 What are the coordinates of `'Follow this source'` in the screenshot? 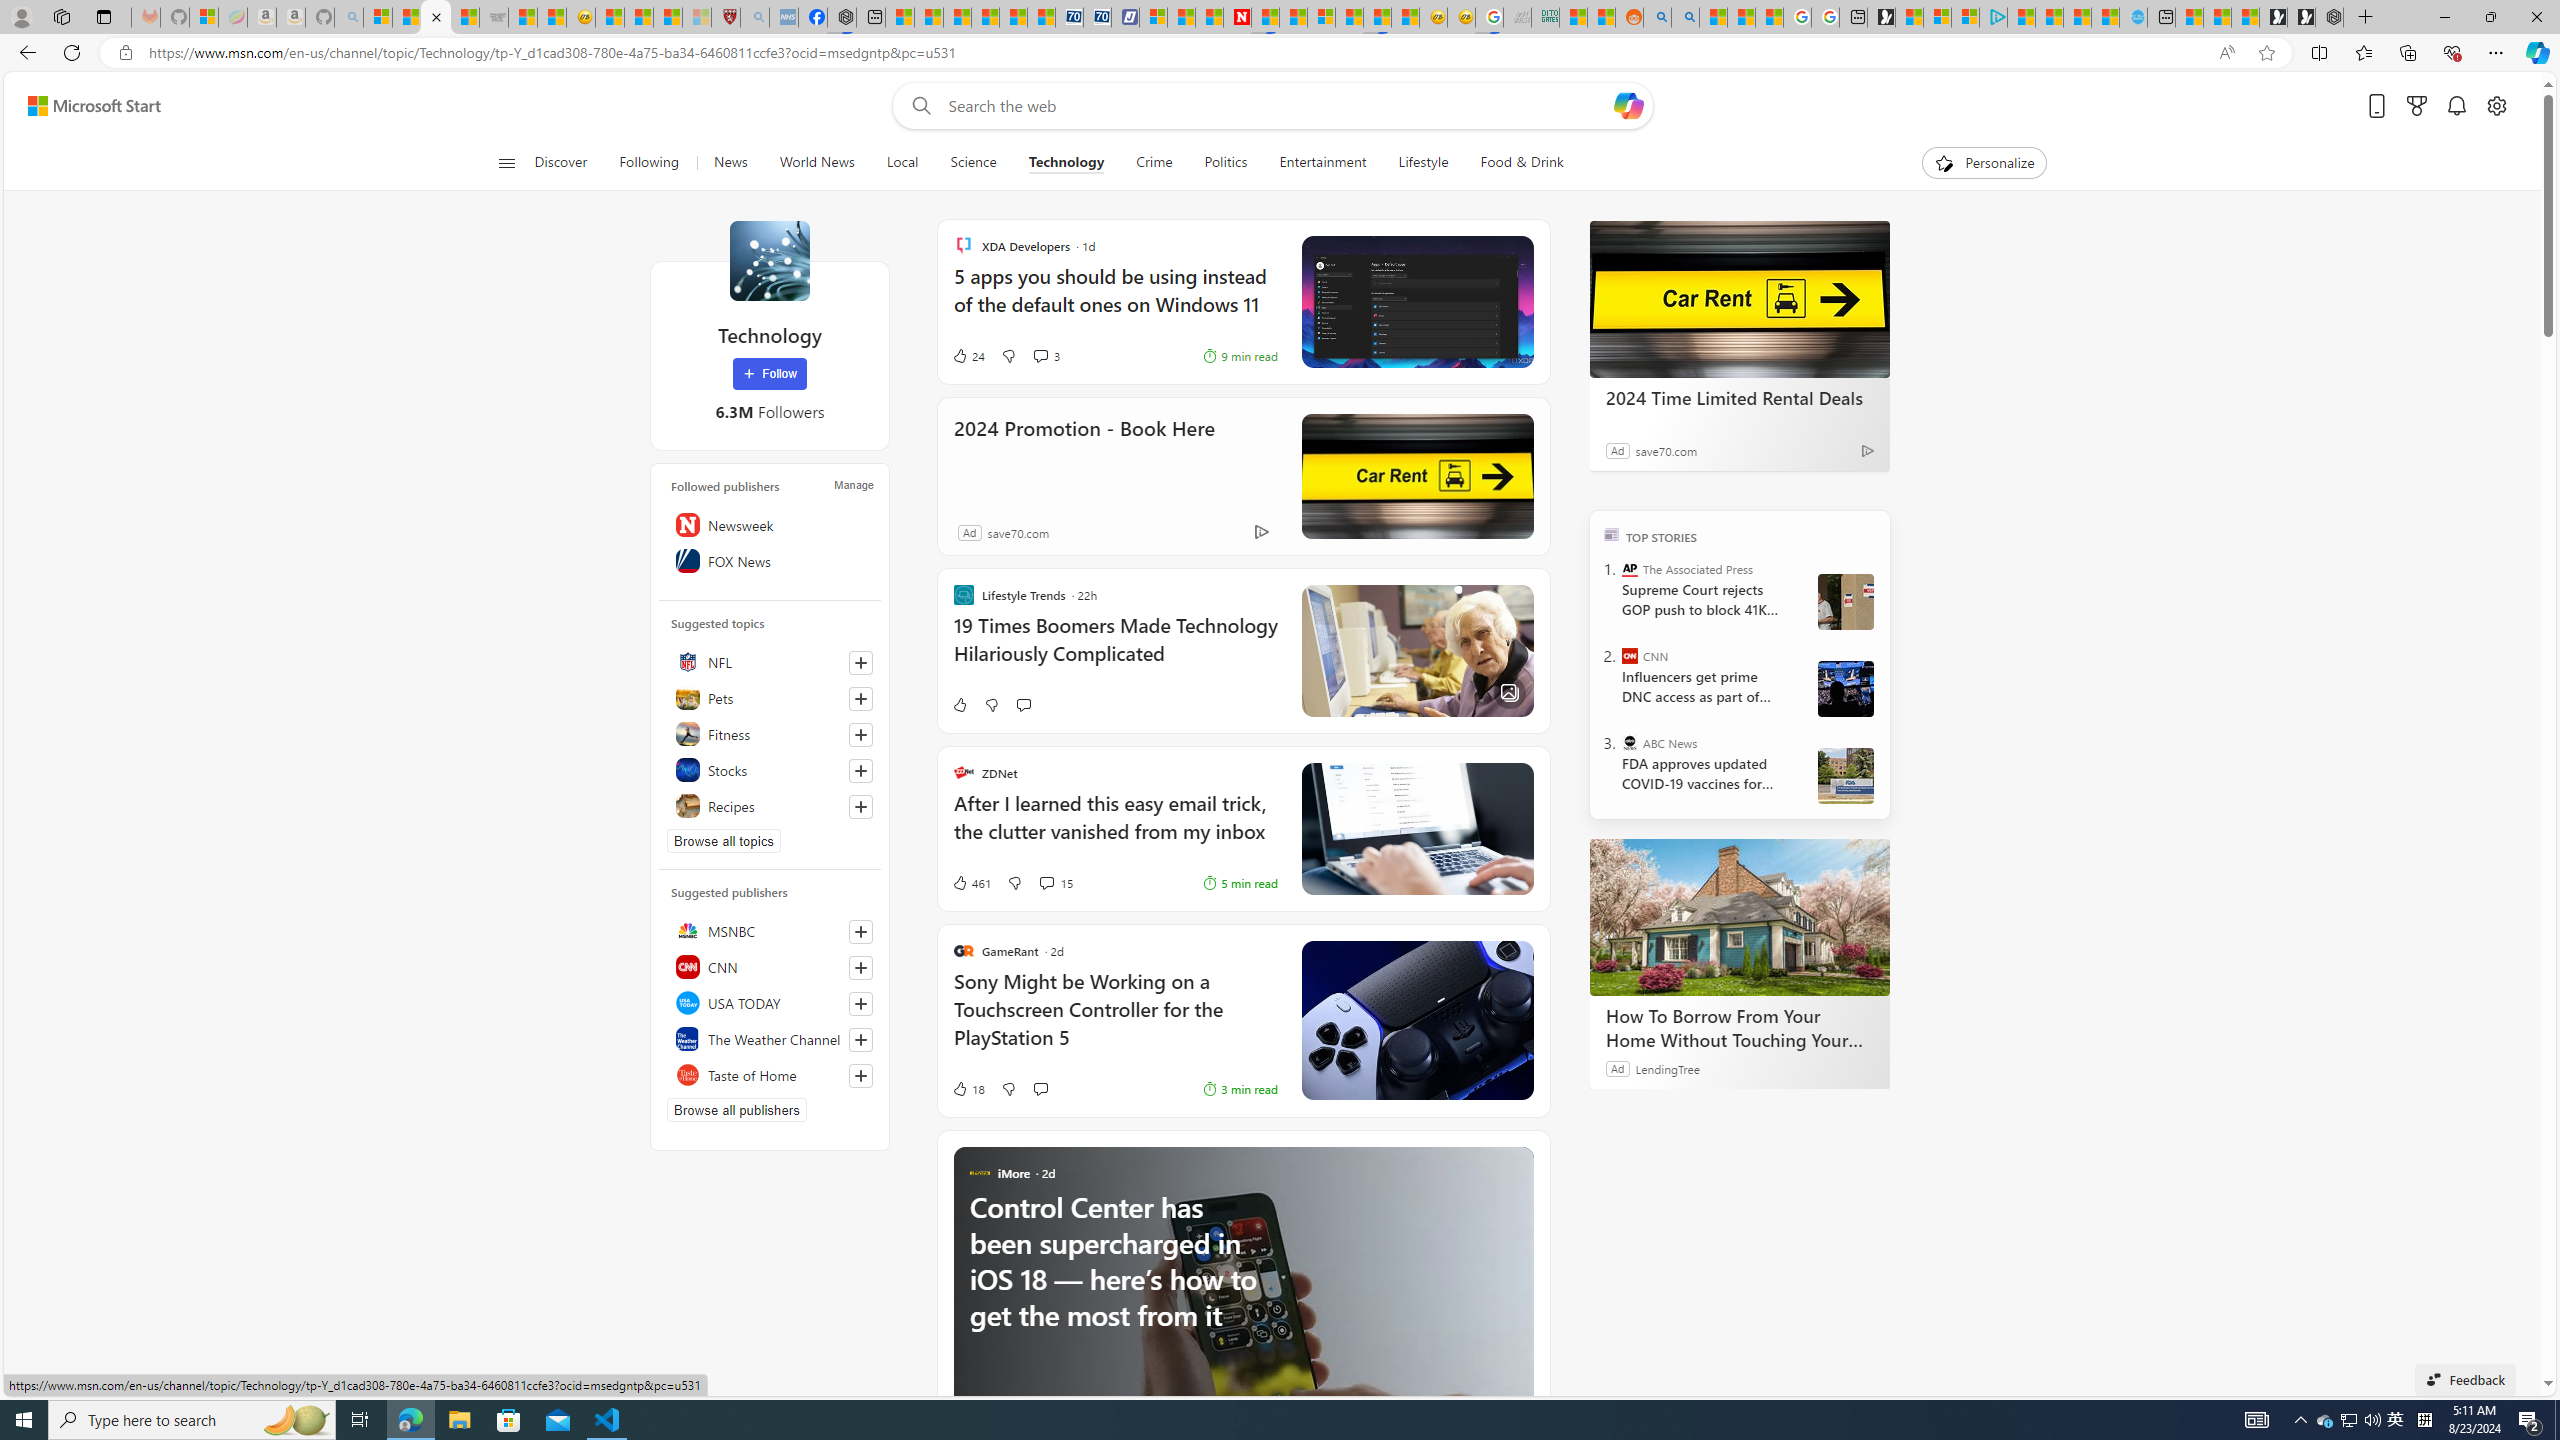 It's located at (860, 1075).